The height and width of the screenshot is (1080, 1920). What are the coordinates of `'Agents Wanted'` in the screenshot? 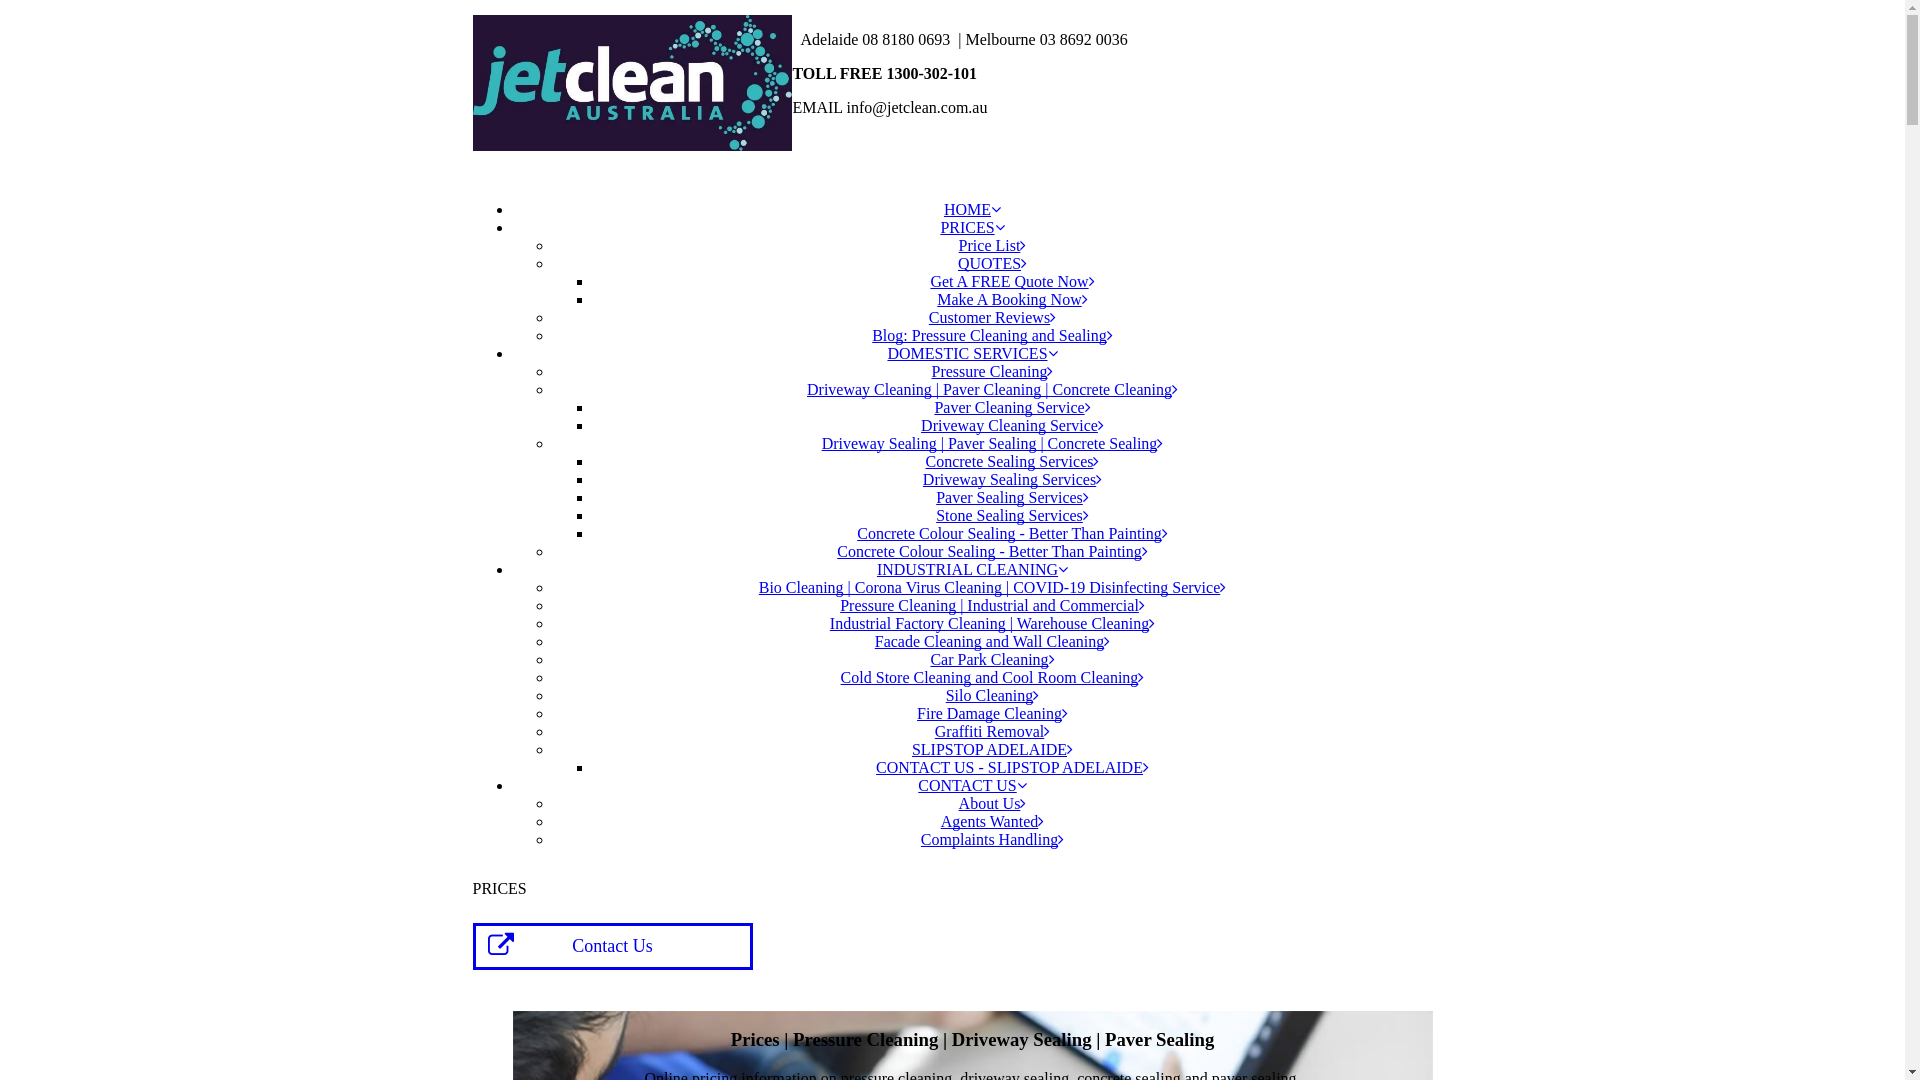 It's located at (993, 821).